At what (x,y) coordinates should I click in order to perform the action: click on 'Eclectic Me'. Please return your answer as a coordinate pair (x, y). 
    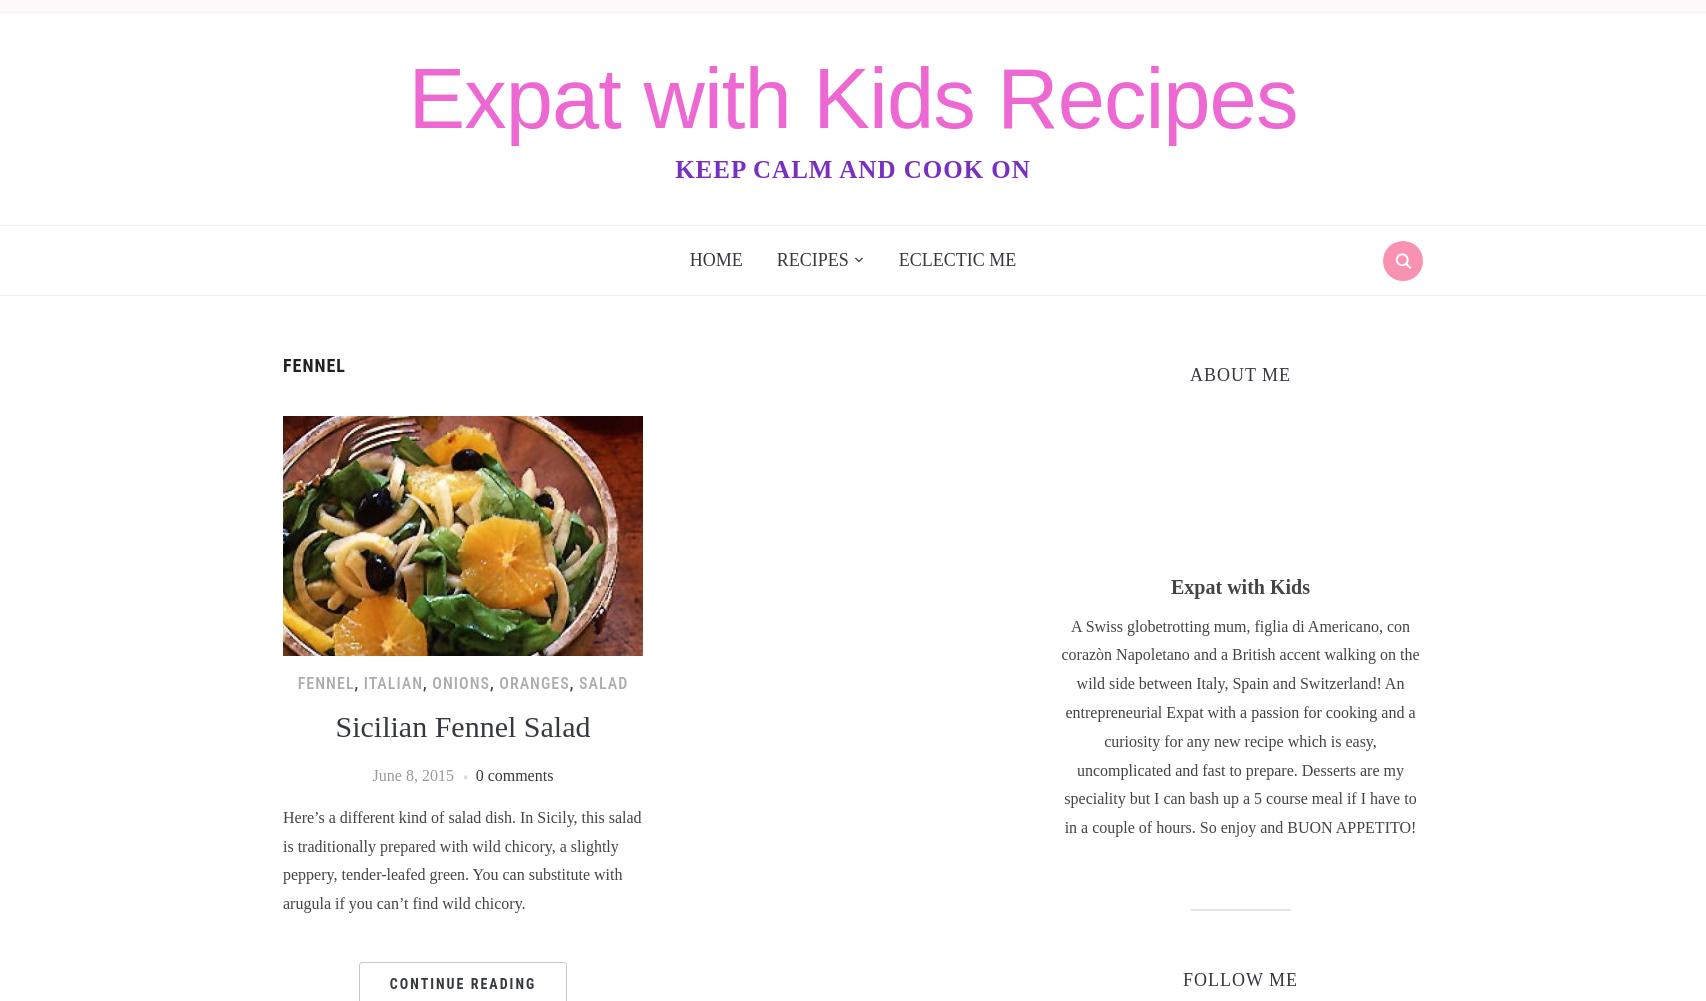
    Looking at the image, I should click on (957, 258).